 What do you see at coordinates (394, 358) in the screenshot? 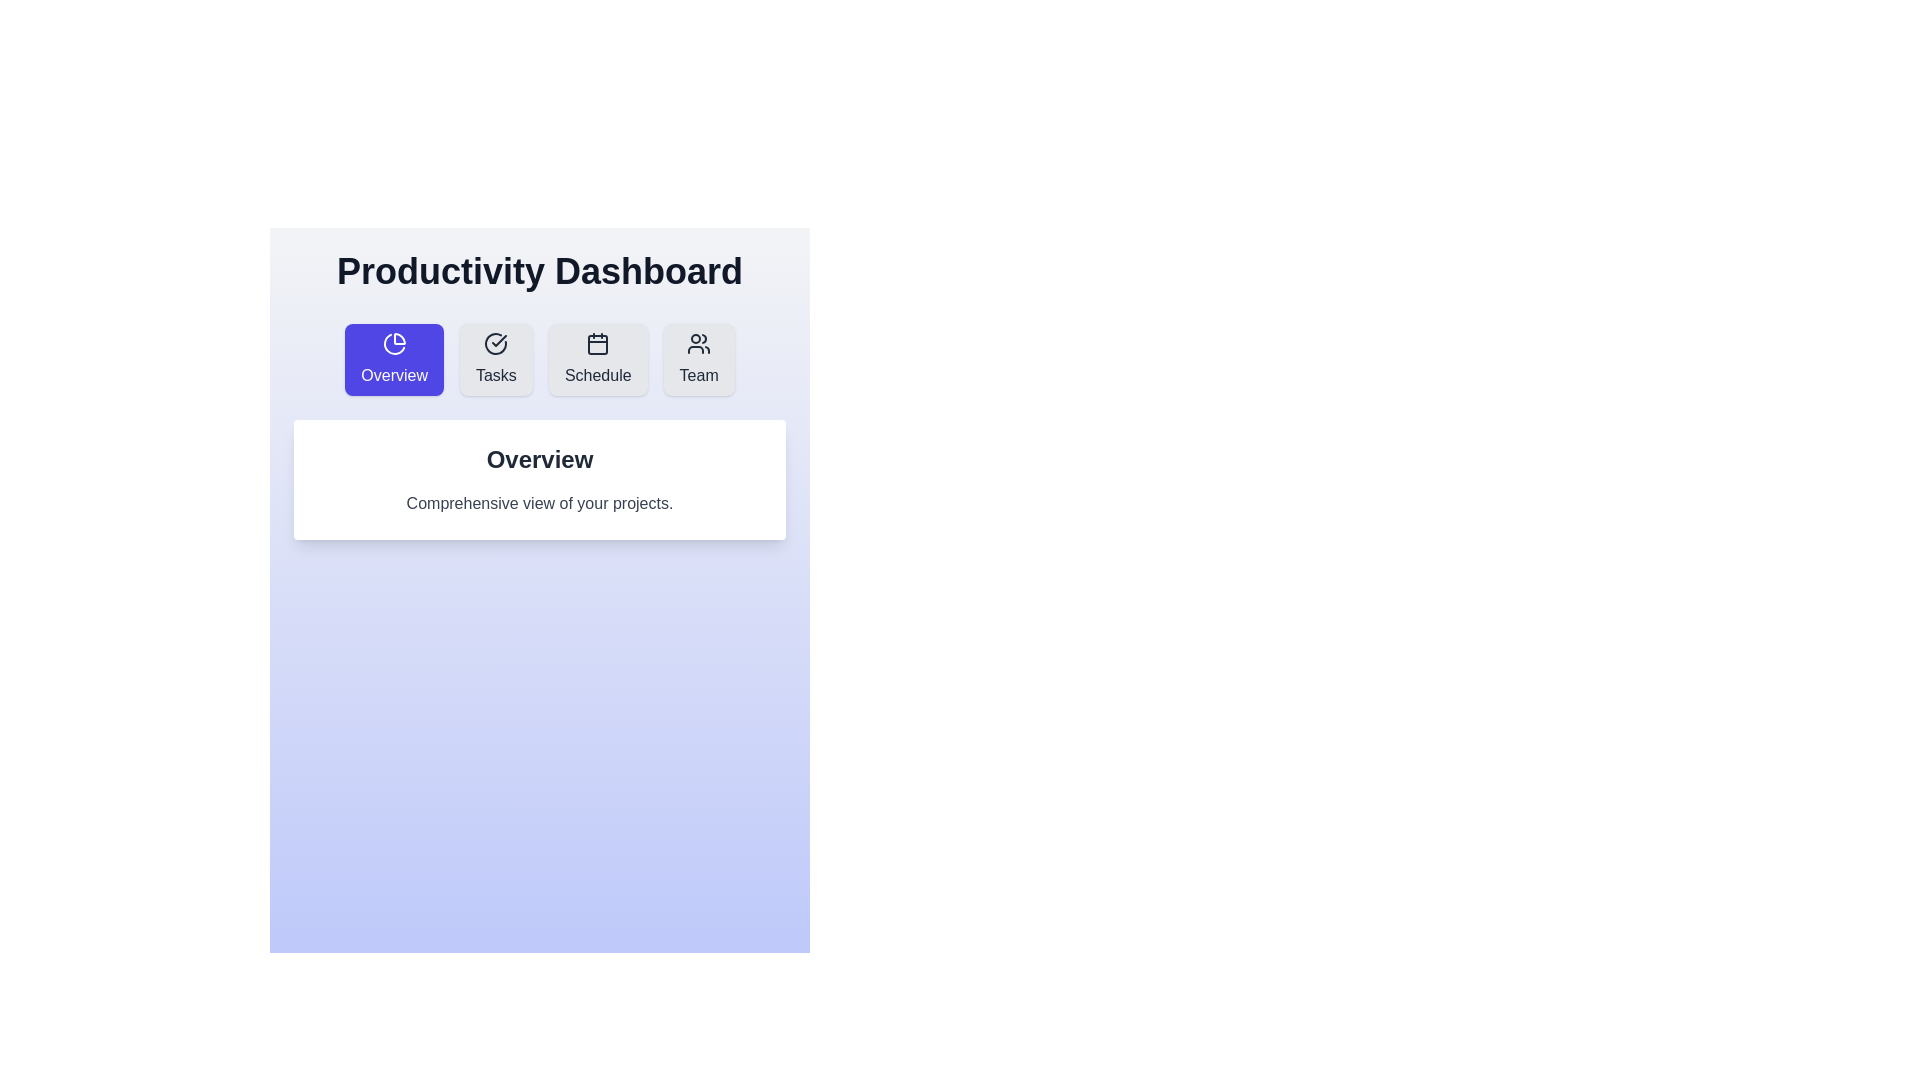
I see `the navigation button labeled 'Overview' to observe the visual effect` at bounding box center [394, 358].